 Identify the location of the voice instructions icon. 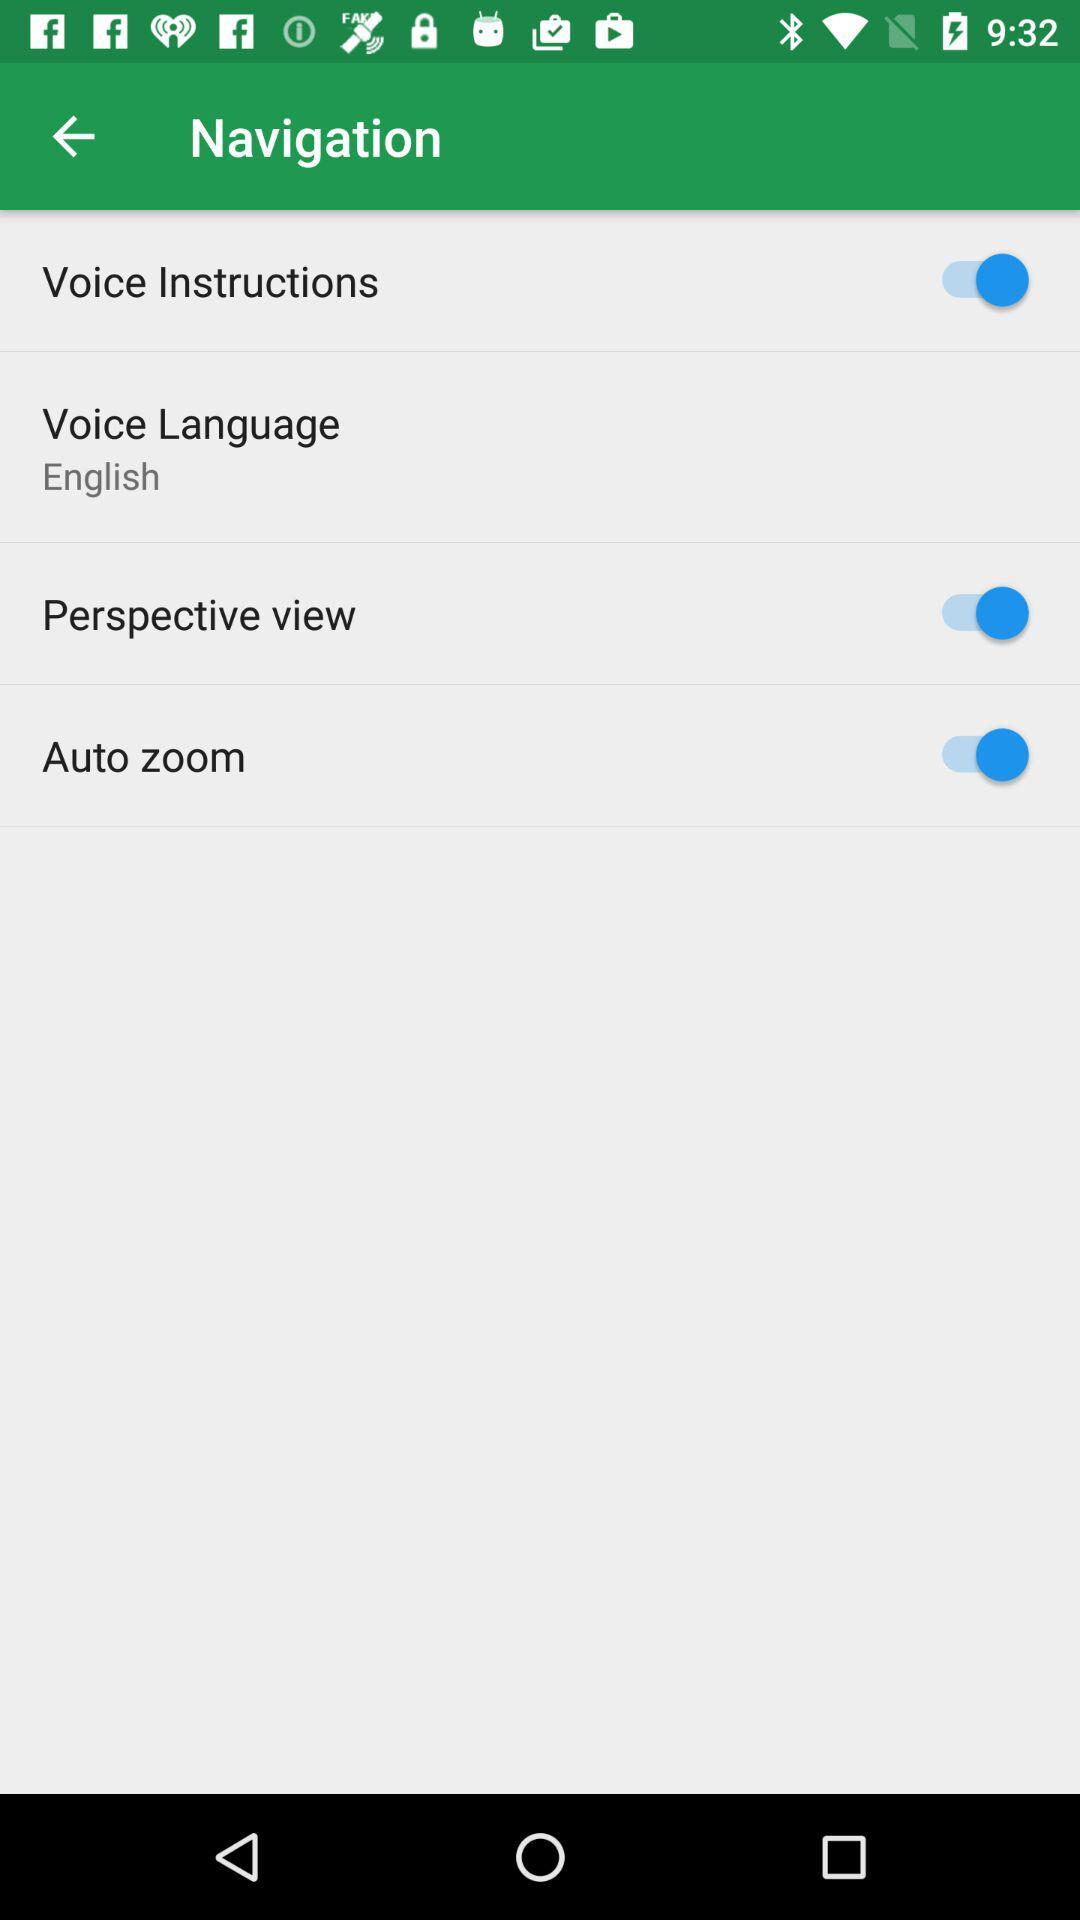
(210, 279).